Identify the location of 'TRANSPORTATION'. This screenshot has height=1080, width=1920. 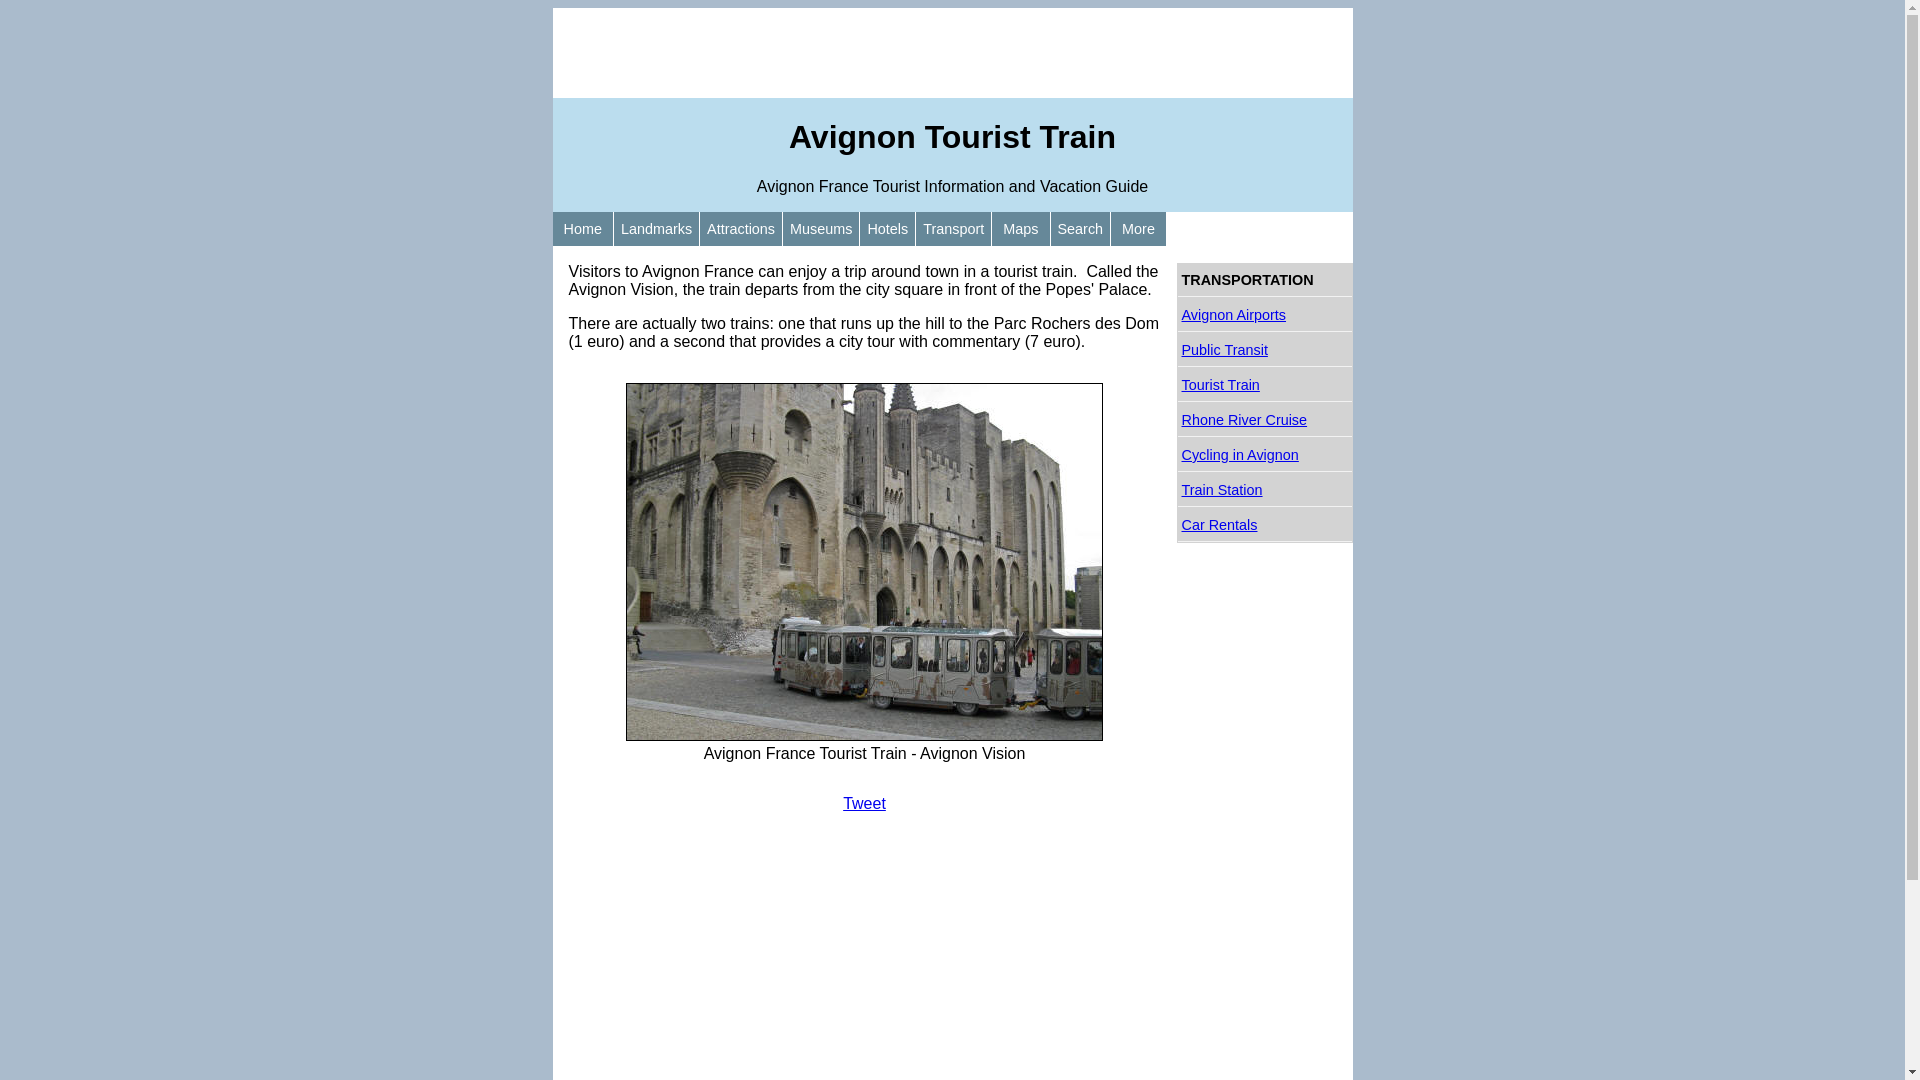
(1264, 280).